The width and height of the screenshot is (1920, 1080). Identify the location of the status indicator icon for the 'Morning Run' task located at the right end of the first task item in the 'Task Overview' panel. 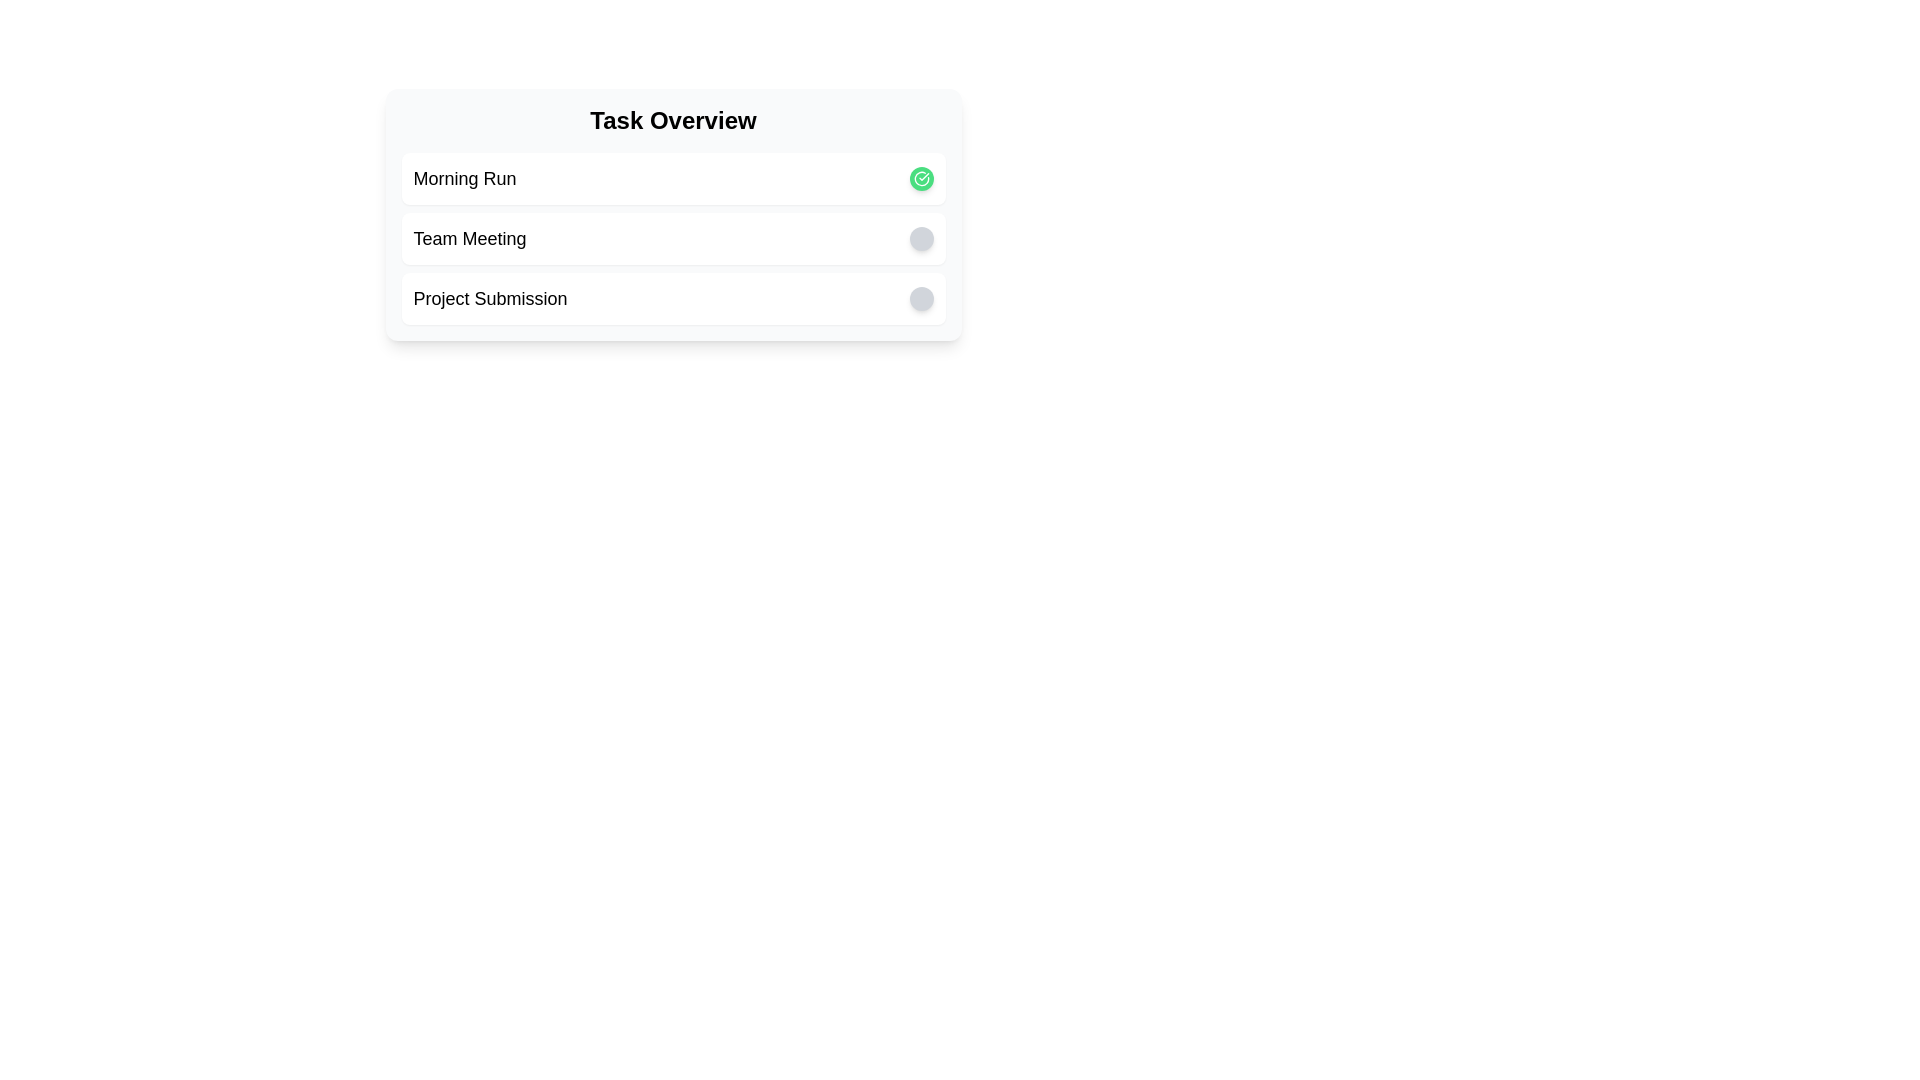
(920, 177).